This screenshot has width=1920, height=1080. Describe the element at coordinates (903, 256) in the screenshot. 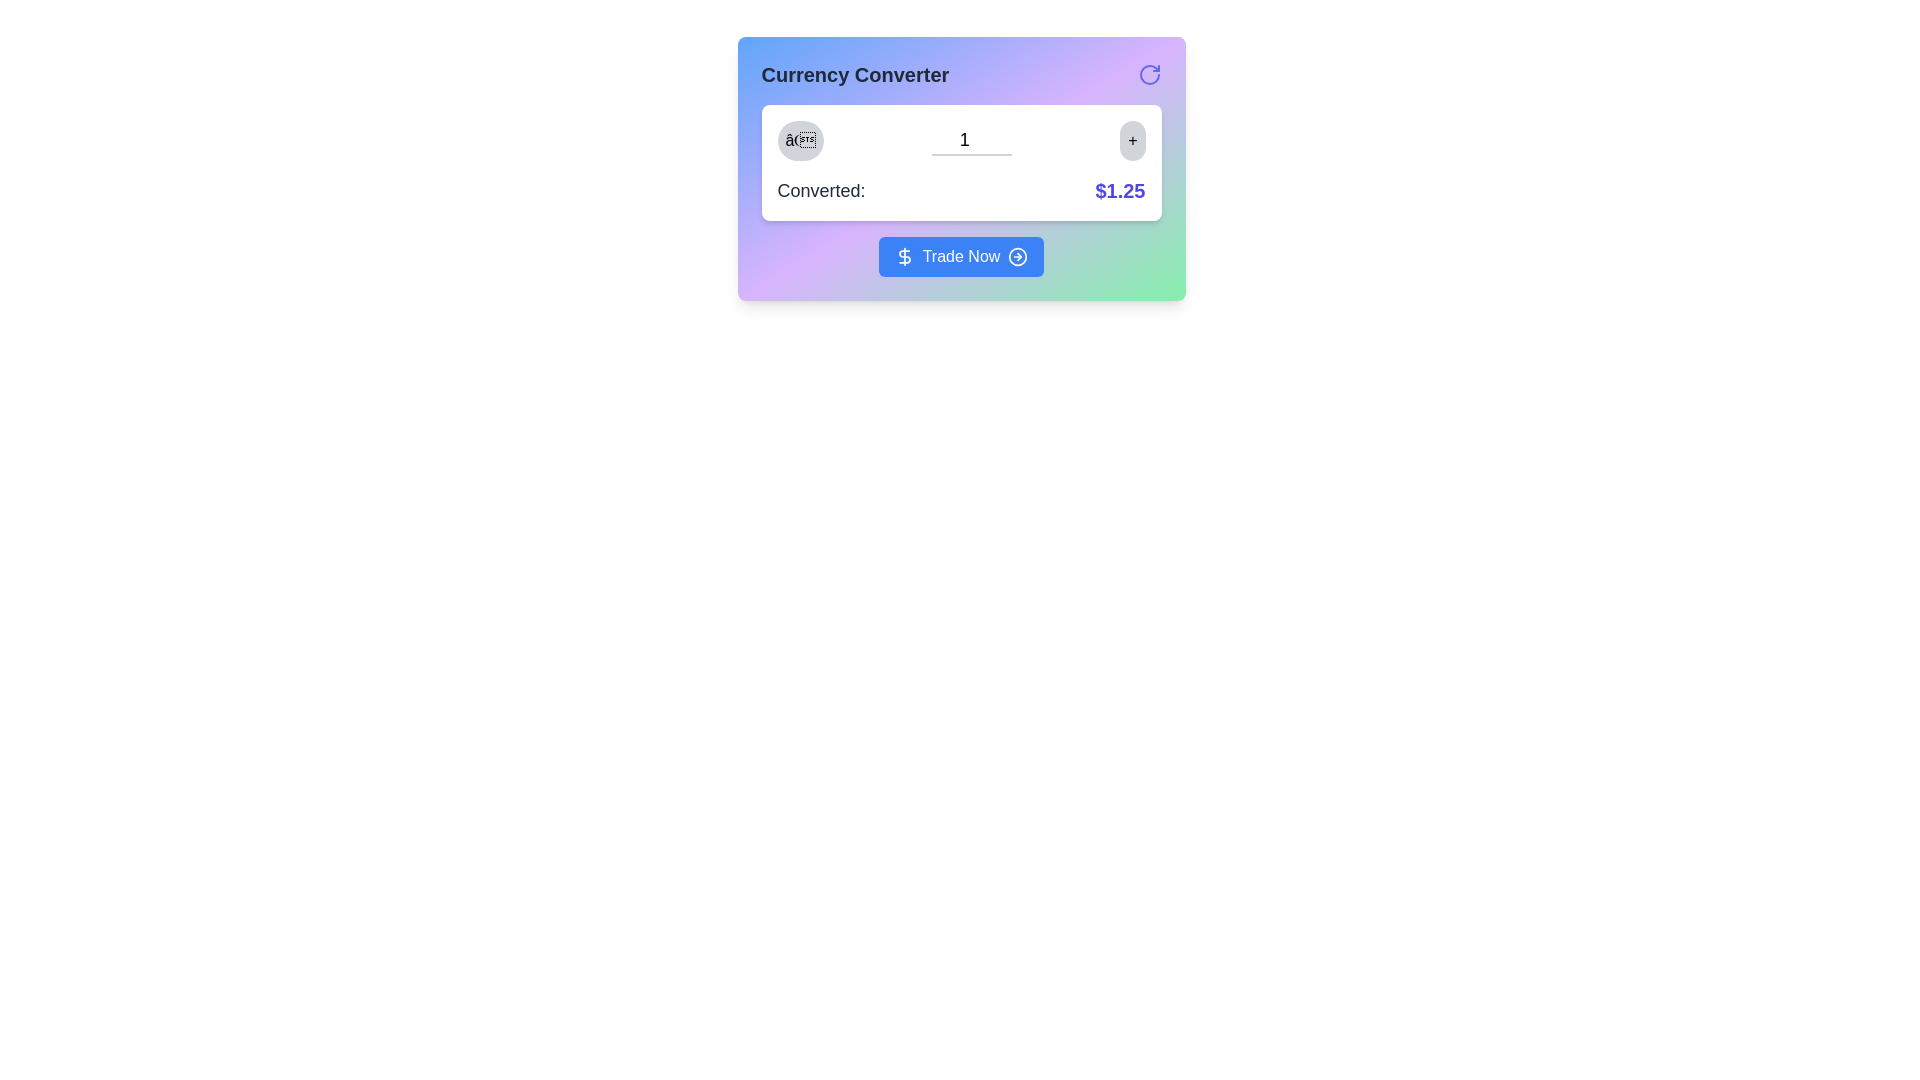

I see `the decorative SVG graphic icon located to the left of the 'Trade Now' button, which is part of a rectangular blue button below the conversion section` at that location.